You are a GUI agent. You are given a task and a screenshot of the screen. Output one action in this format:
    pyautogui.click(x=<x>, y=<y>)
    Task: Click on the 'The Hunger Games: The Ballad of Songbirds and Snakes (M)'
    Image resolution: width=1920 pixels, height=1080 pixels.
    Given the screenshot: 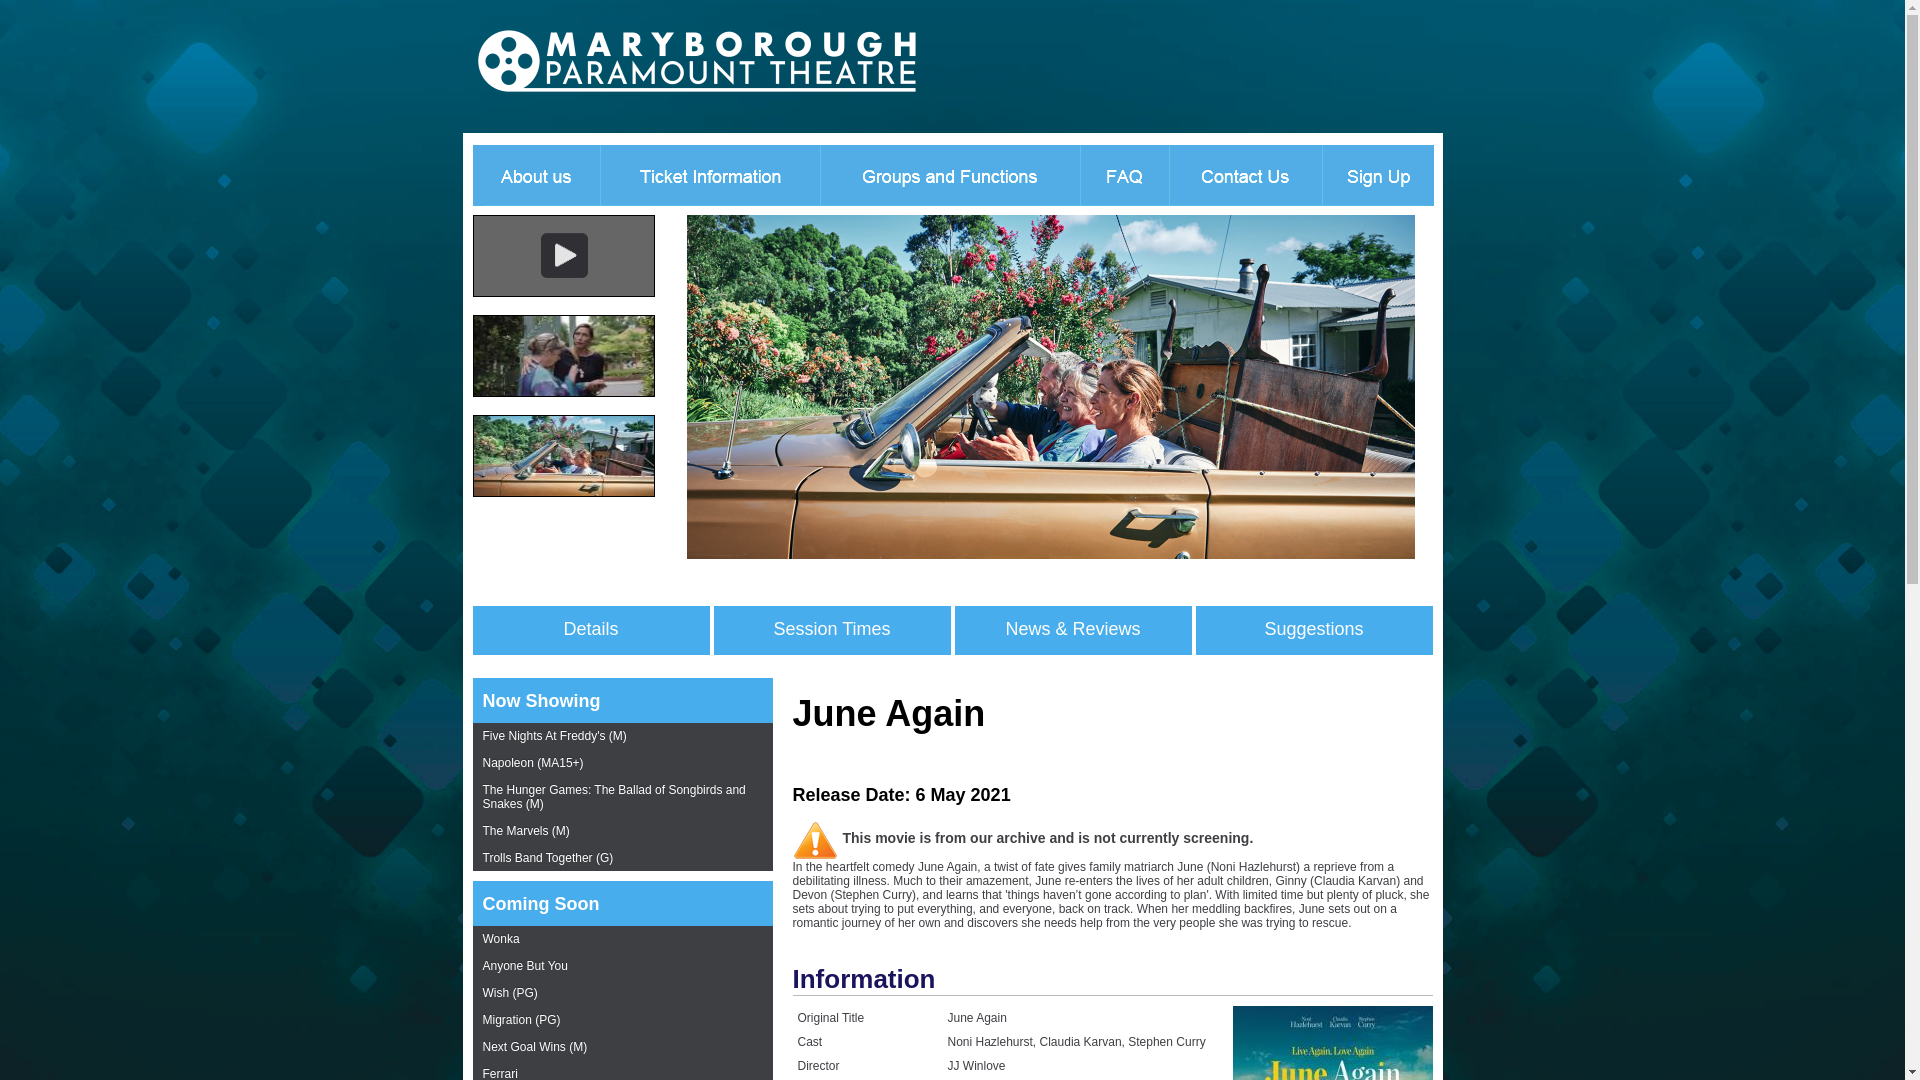 What is the action you would take?
    pyautogui.click(x=621, y=796)
    